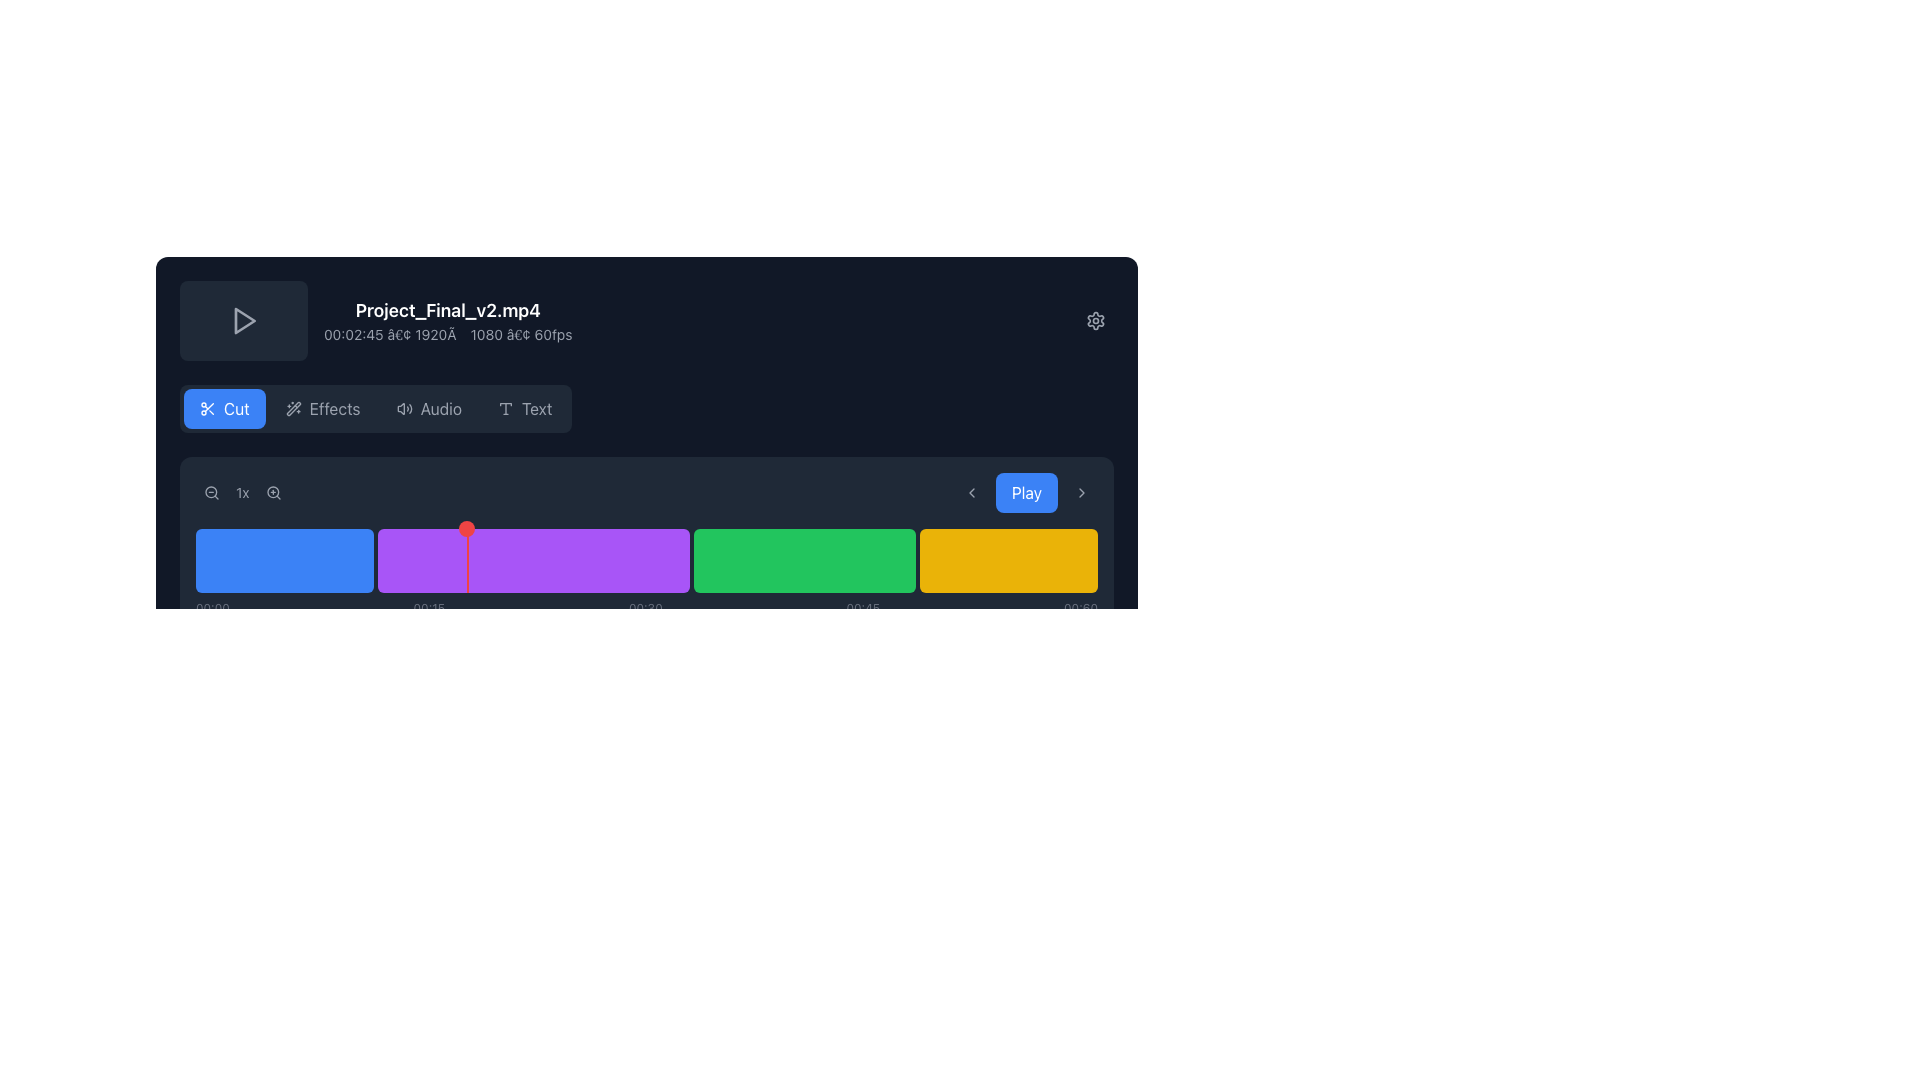  What do you see at coordinates (224, 407) in the screenshot?
I see `the 'Cut' button located at the top left of the panel` at bounding box center [224, 407].